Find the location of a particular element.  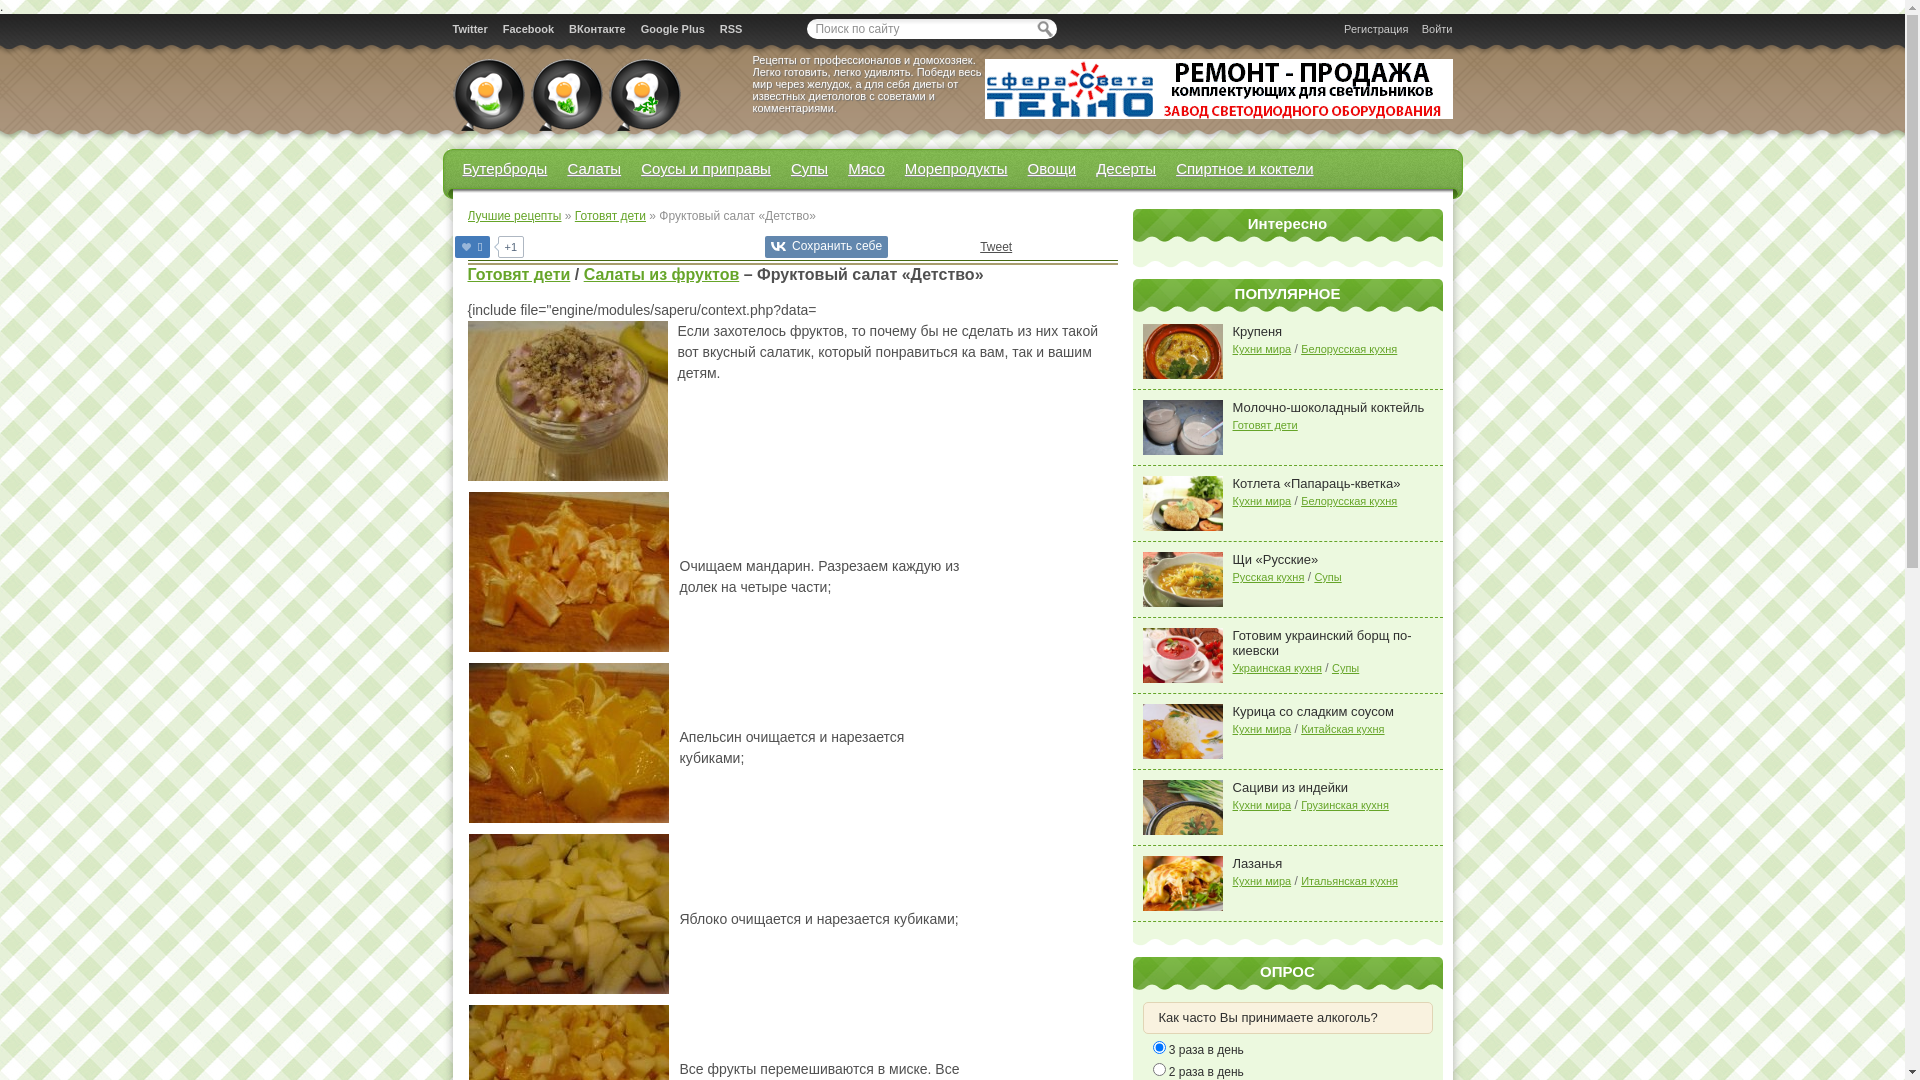

'Google Plus' is located at coordinates (672, 29).